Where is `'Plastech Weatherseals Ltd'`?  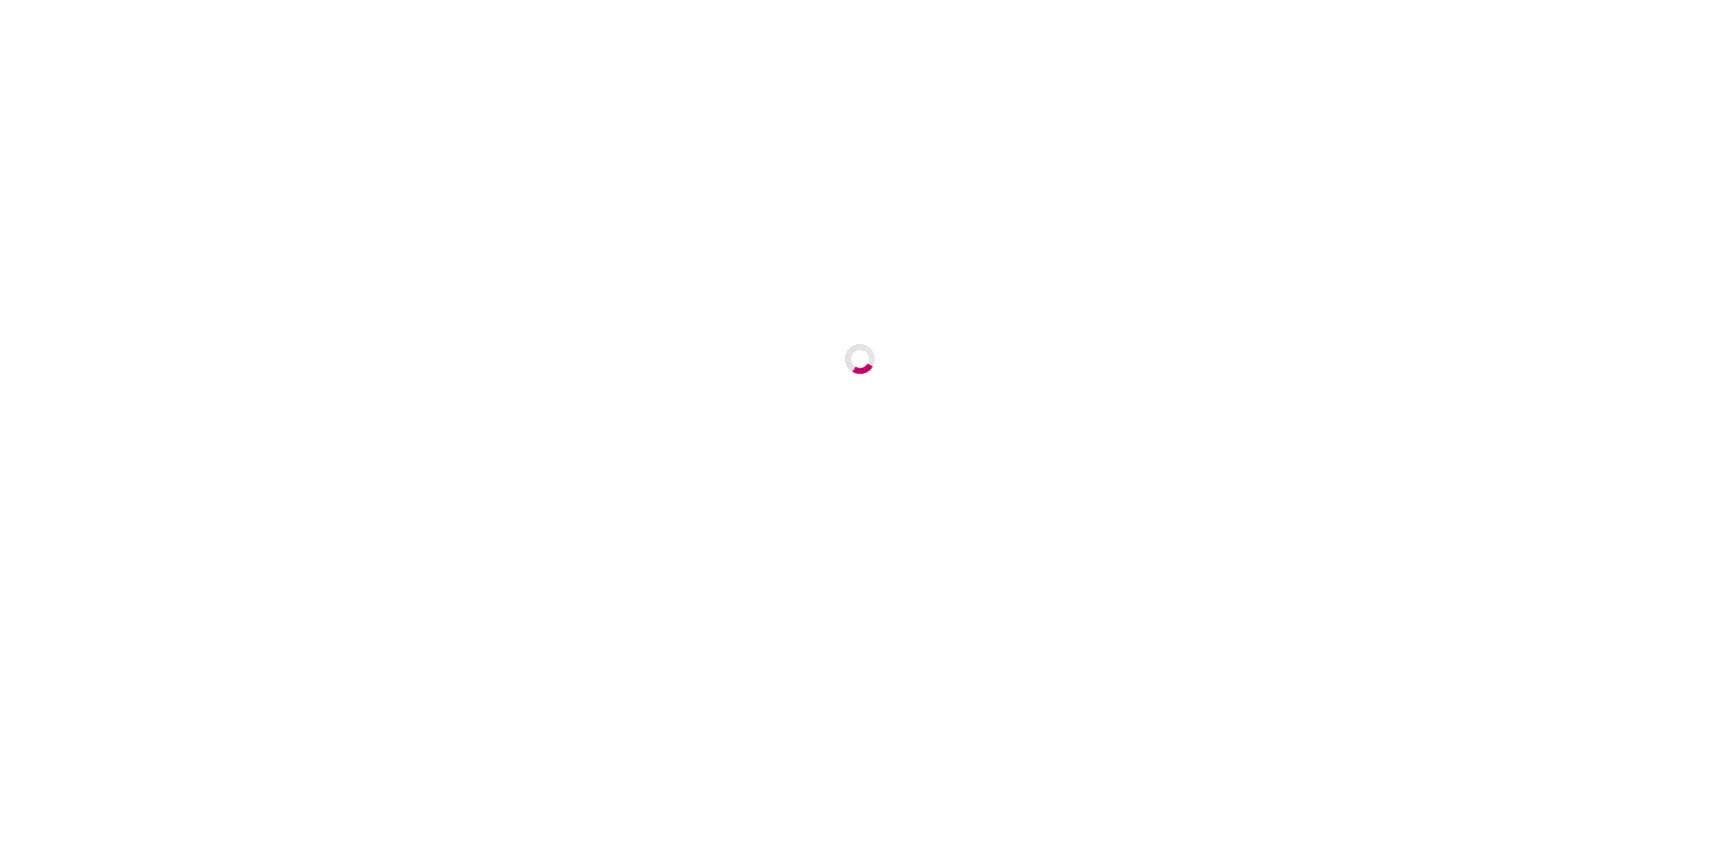 'Plastech Weatherseals Ltd' is located at coordinates (674, 594).